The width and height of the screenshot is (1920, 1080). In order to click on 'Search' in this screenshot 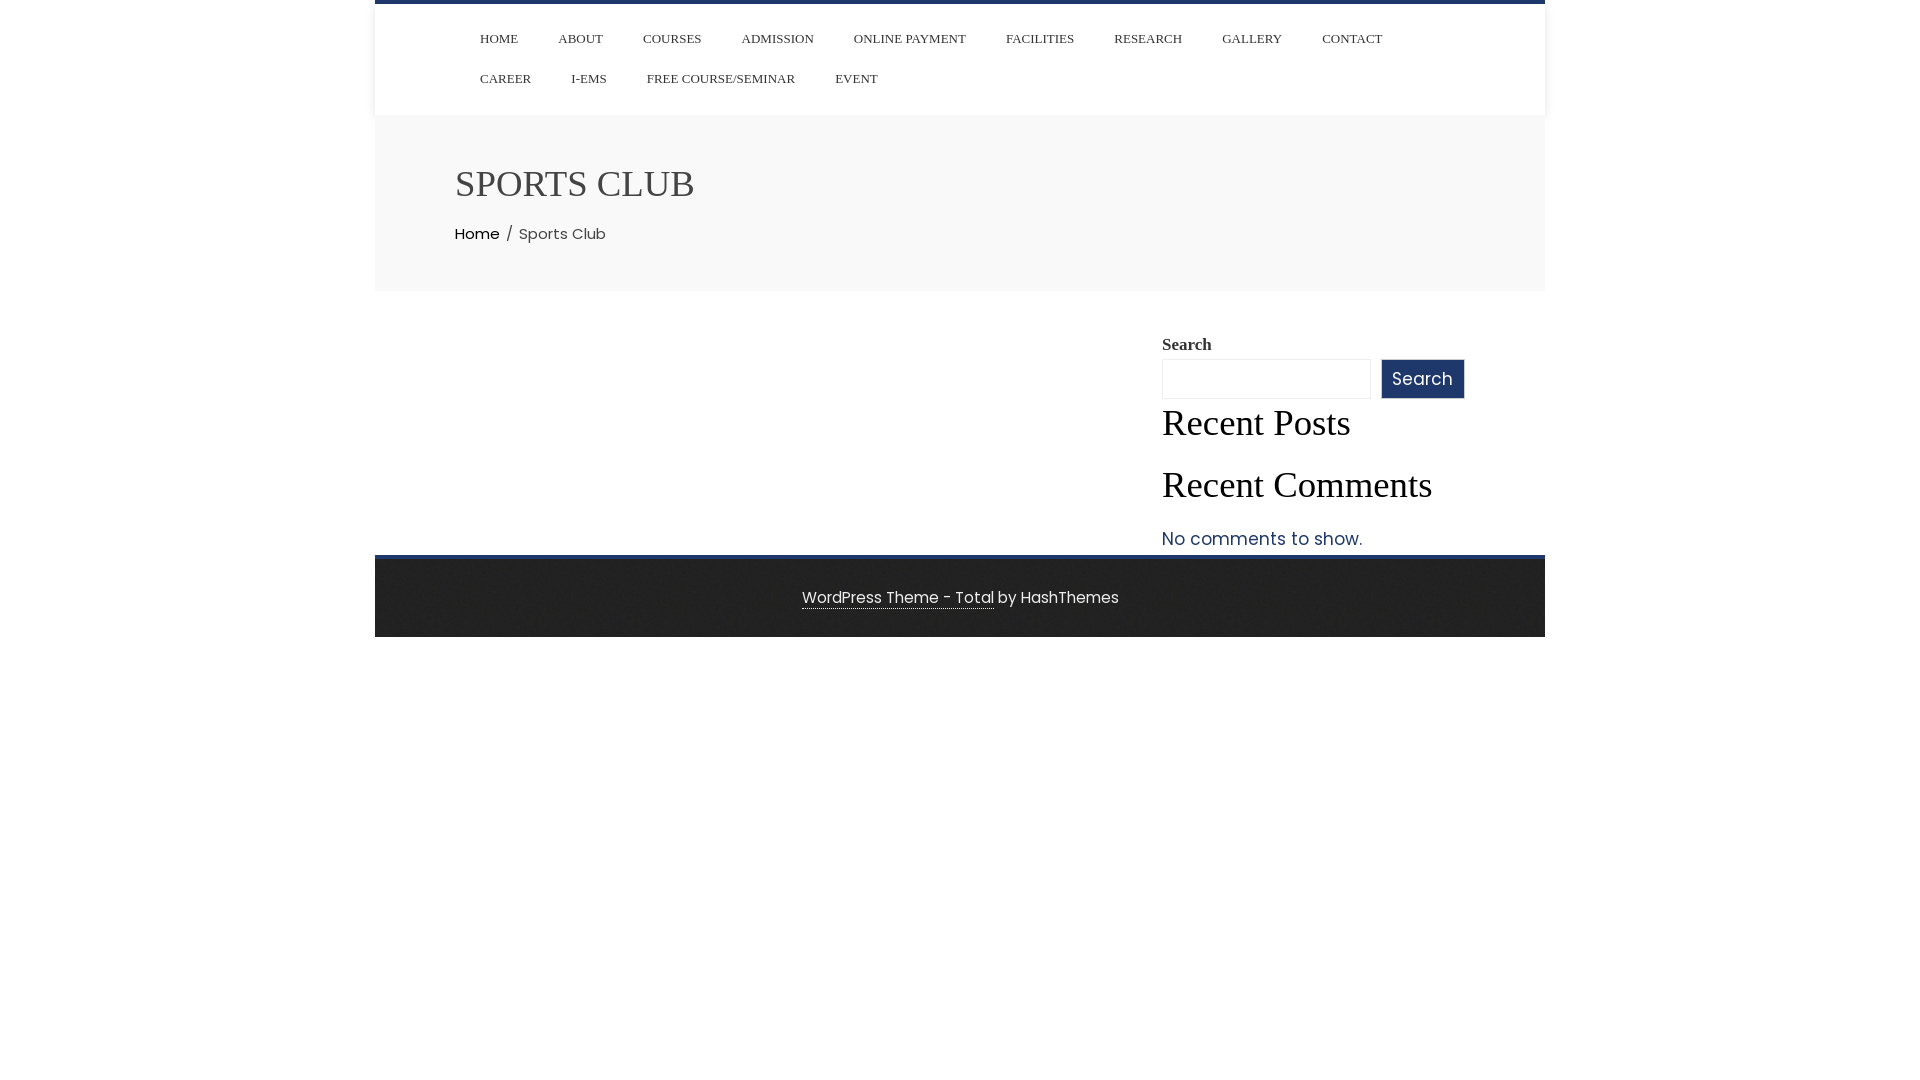, I will do `click(1421, 378)`.